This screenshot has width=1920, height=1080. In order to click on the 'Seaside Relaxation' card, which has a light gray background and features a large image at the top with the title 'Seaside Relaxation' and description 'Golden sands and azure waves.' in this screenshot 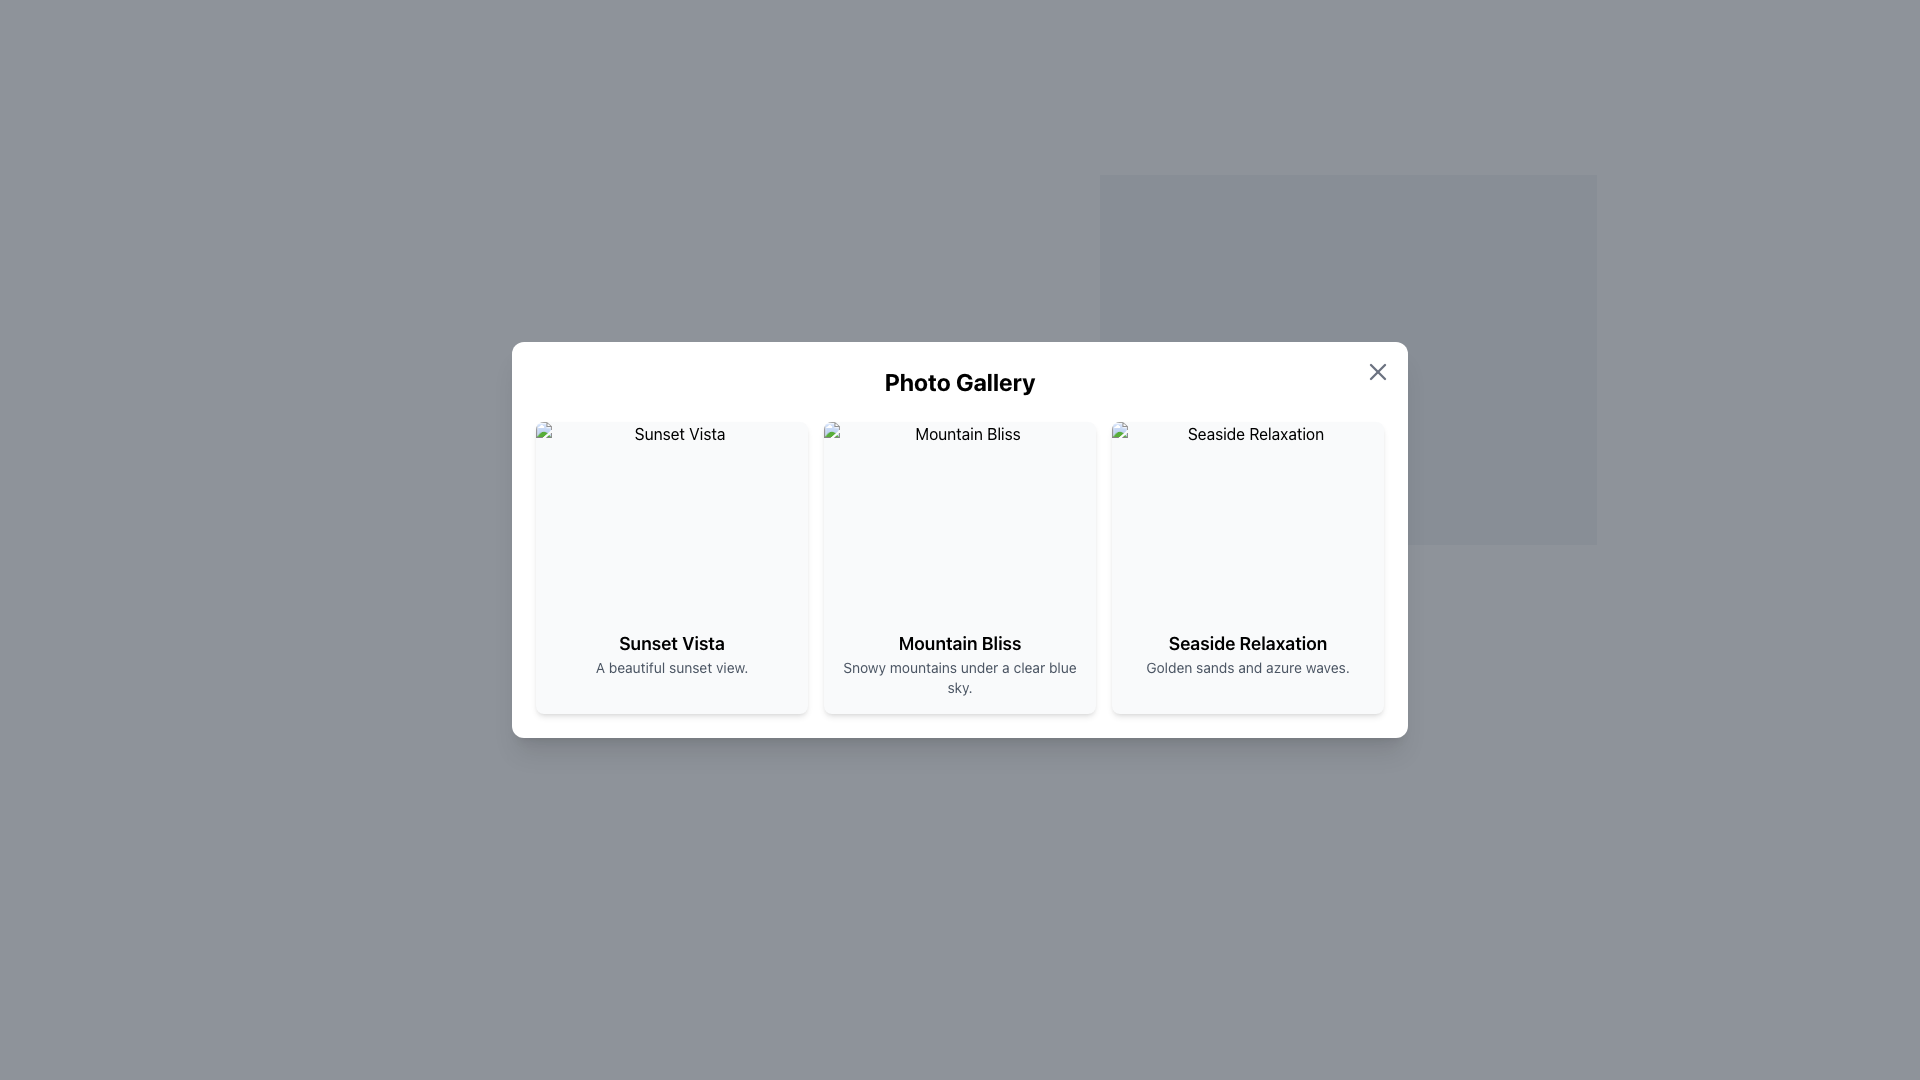, I will do `click(1247, 567)`.